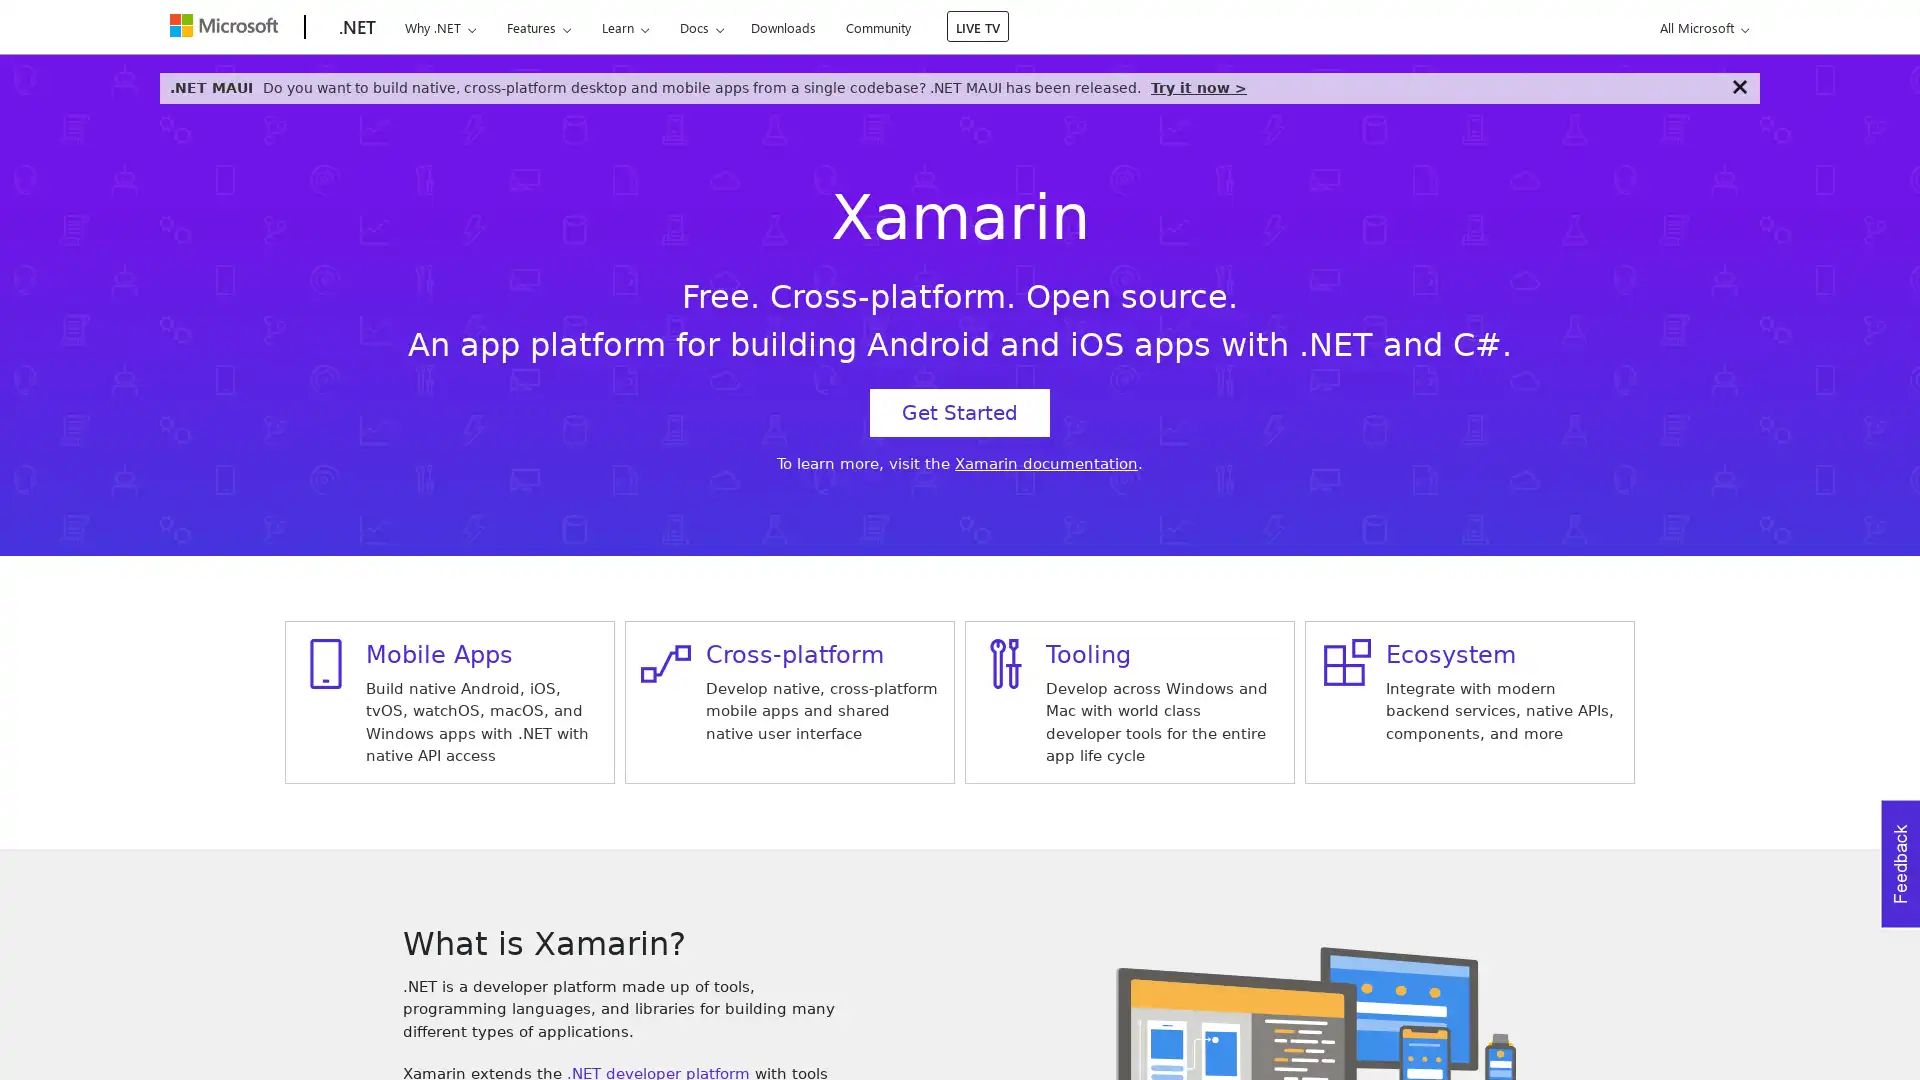 The height and width of the screenshot is (1080, 1920). What do you see at coordinates (960, 411) in the screenshot?
I see `Get Started` at bounding box center [960, 411].